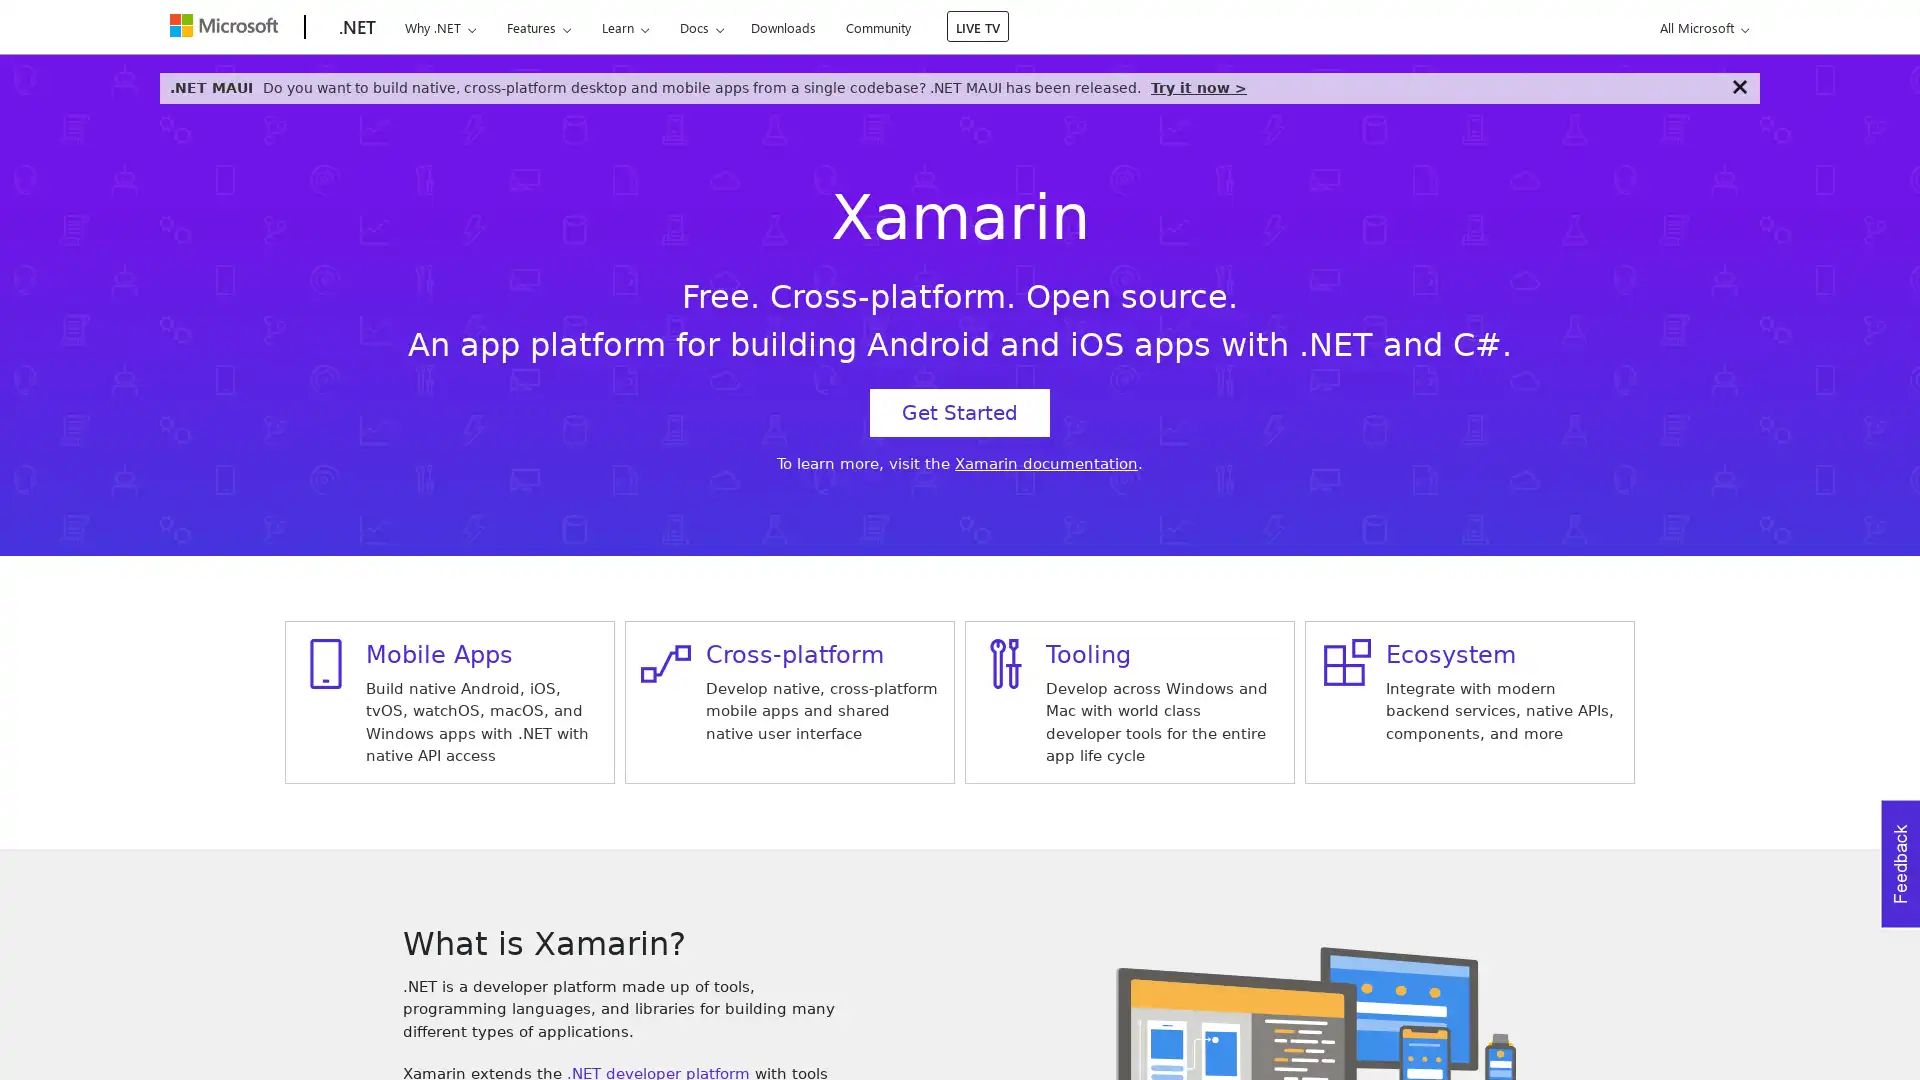 The height and width of the screenshot is (1080, 1920). What do you see at coordinates (960, 411) in the screenshot?
I see `Get Started` at bounding box center [960, 411].